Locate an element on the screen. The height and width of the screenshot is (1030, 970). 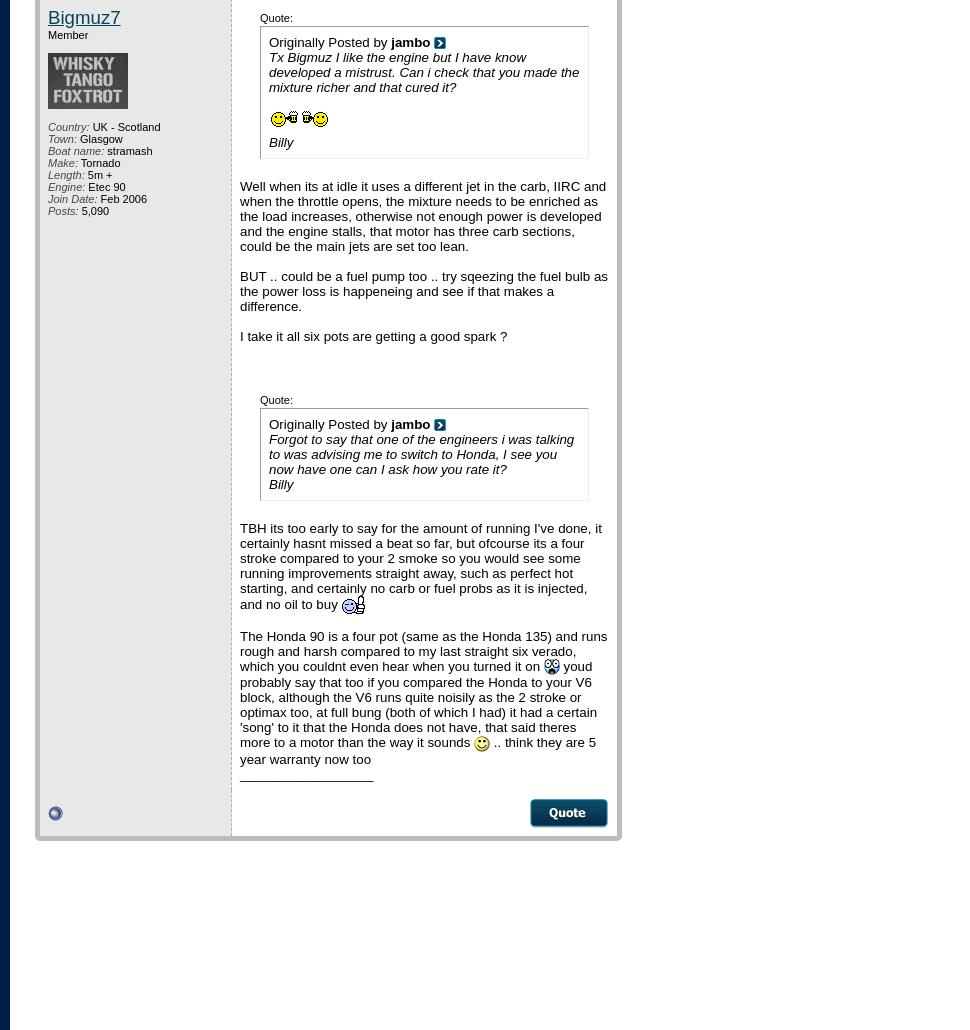
'Forgot to say that one of the engineers i was talking to was advising me to switch to Honda, I see you now have one can I ask how you rate it?' is located at coordinates (421, 452).